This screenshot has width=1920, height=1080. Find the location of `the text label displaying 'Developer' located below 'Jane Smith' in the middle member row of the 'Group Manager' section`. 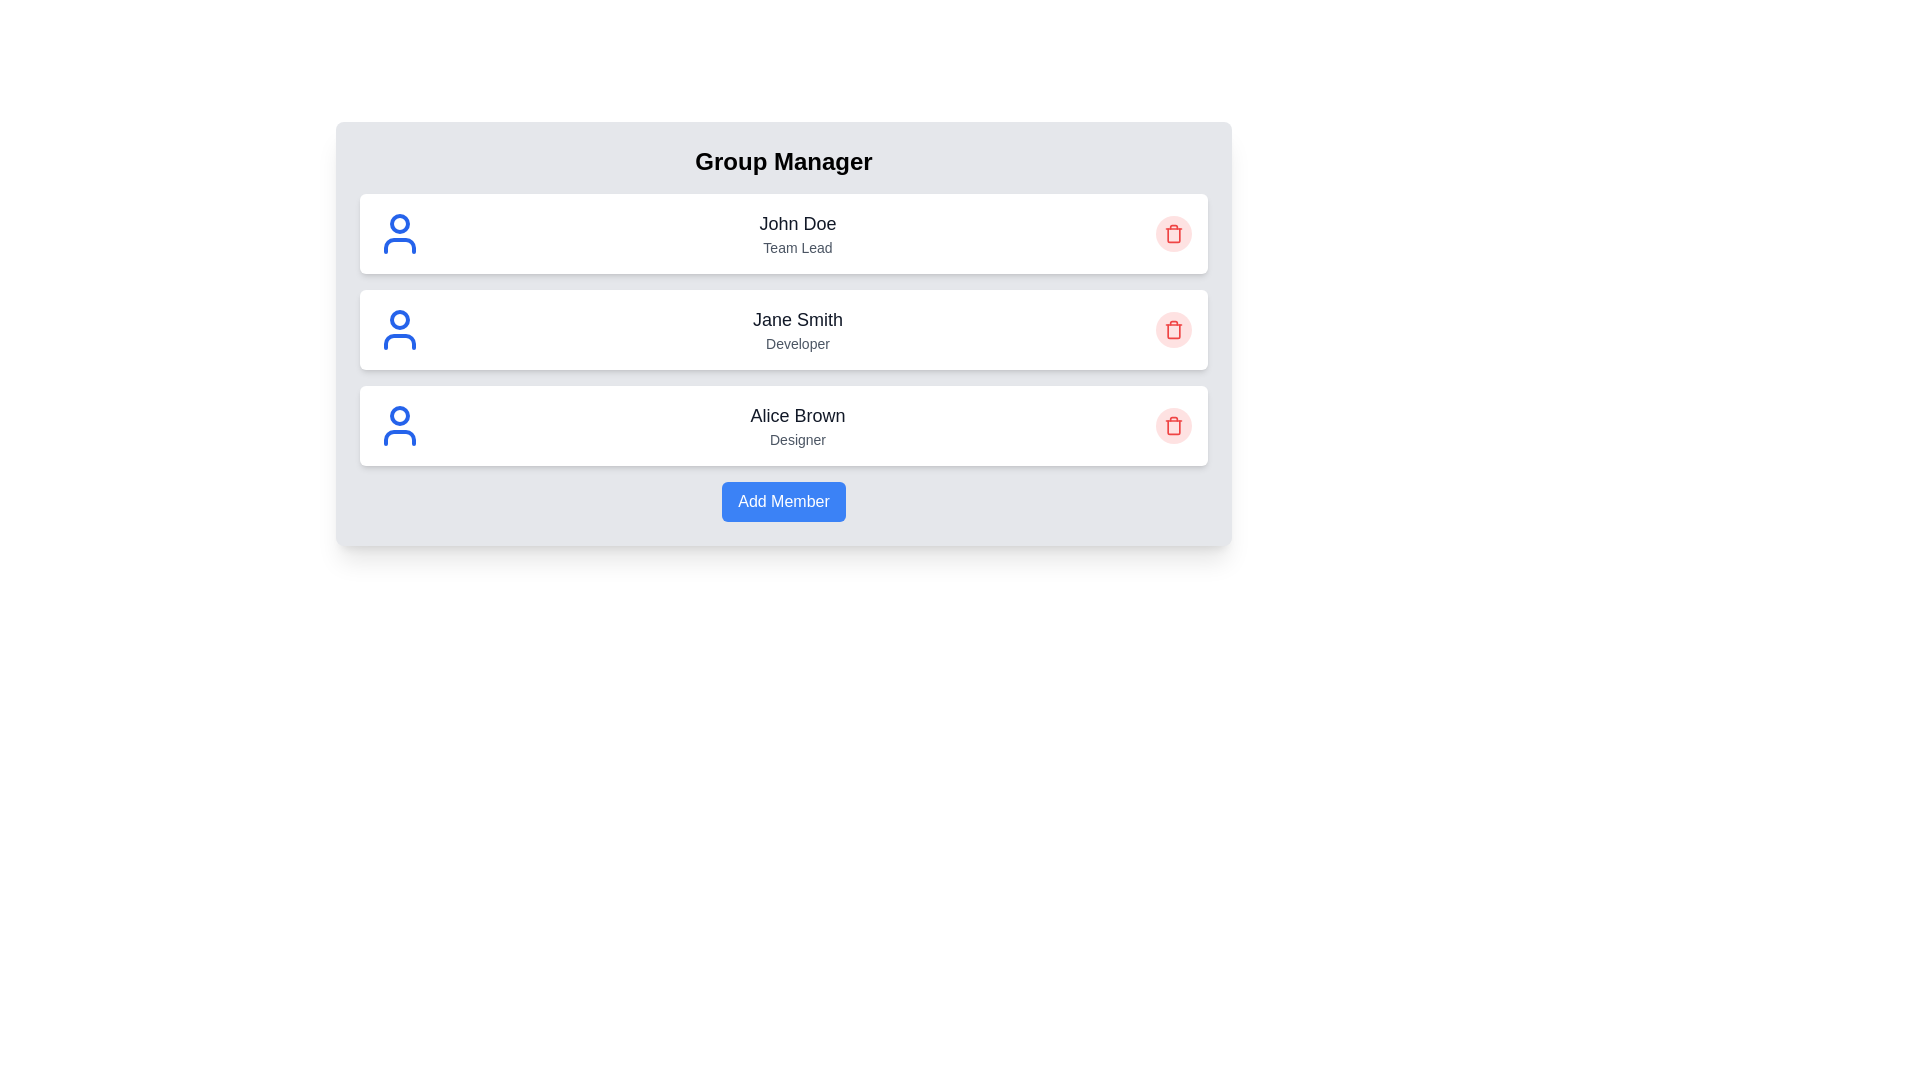

the text label displaying 'Developer' located below 'Jane Smith' in the middle member row of the 'Group Manager' section is located at coordinates (796, 342).